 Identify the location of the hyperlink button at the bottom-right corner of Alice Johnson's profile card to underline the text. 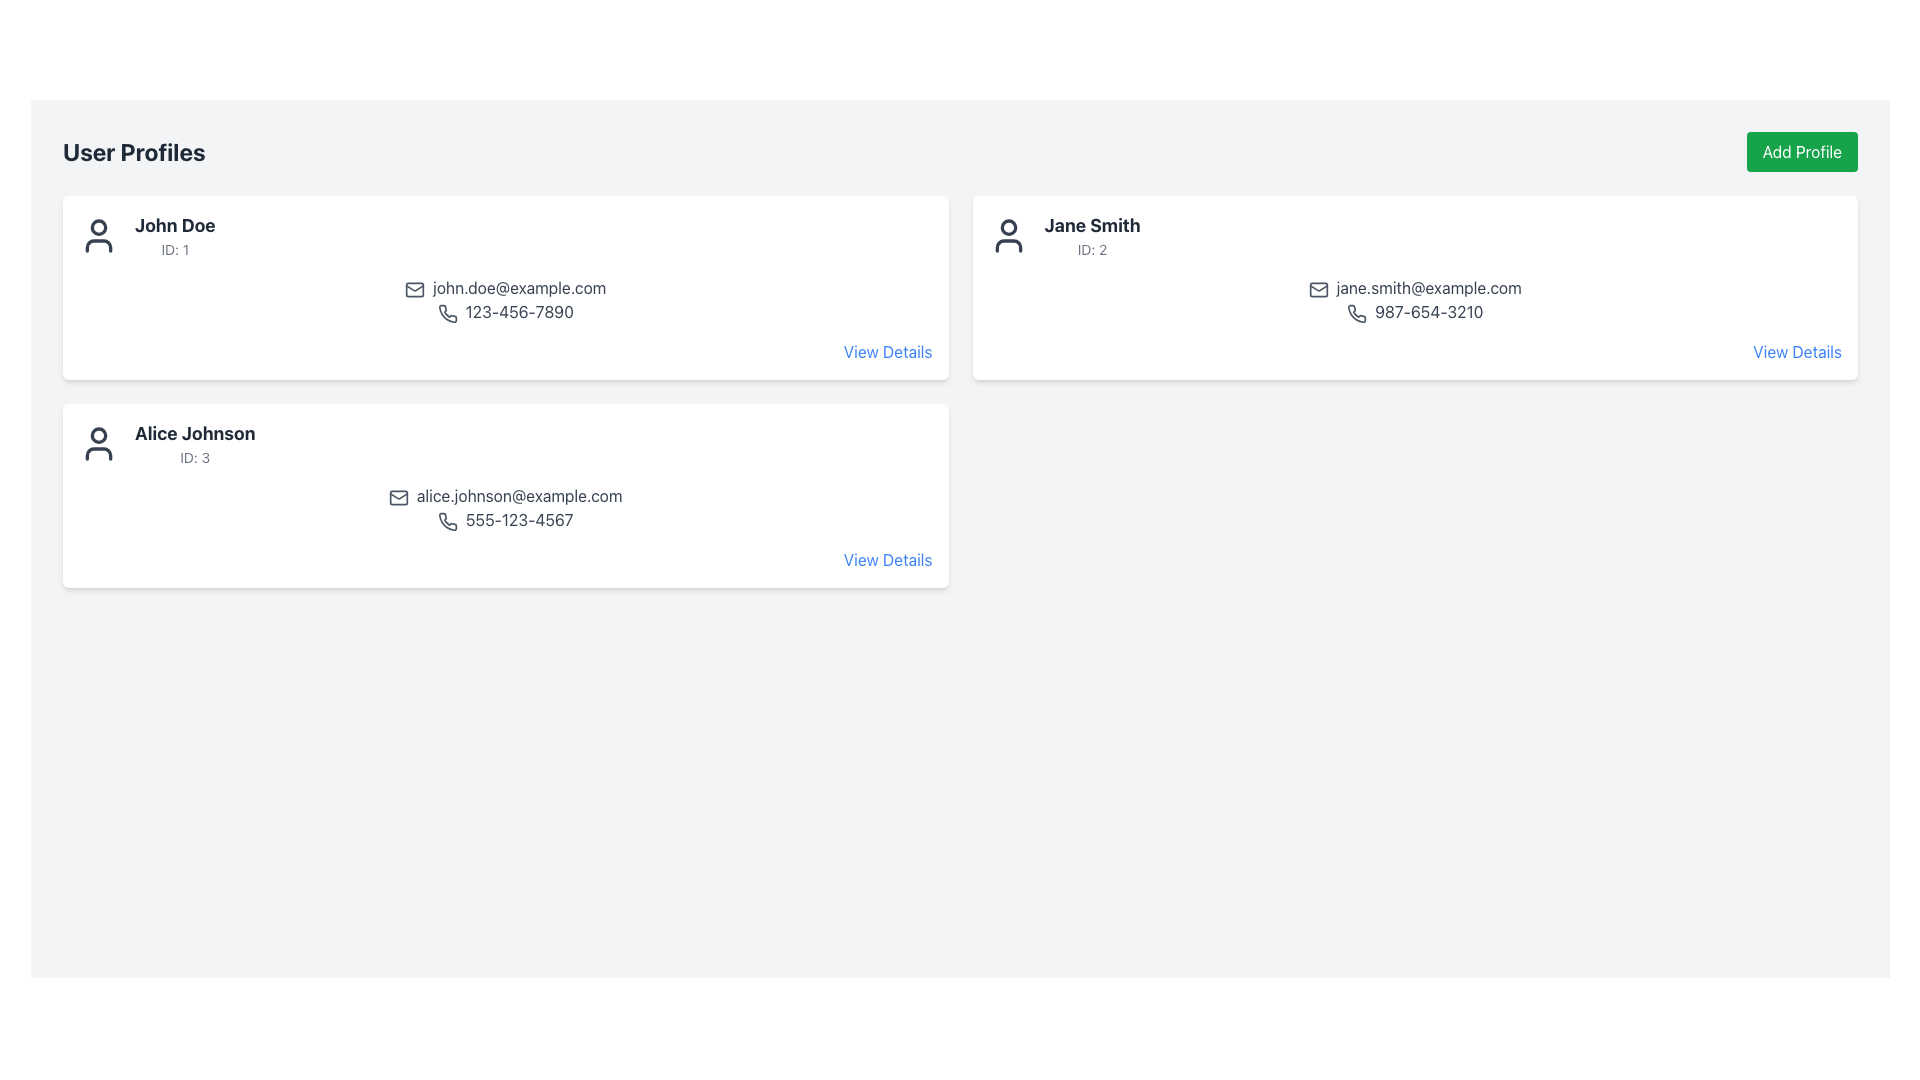
(887, 559).